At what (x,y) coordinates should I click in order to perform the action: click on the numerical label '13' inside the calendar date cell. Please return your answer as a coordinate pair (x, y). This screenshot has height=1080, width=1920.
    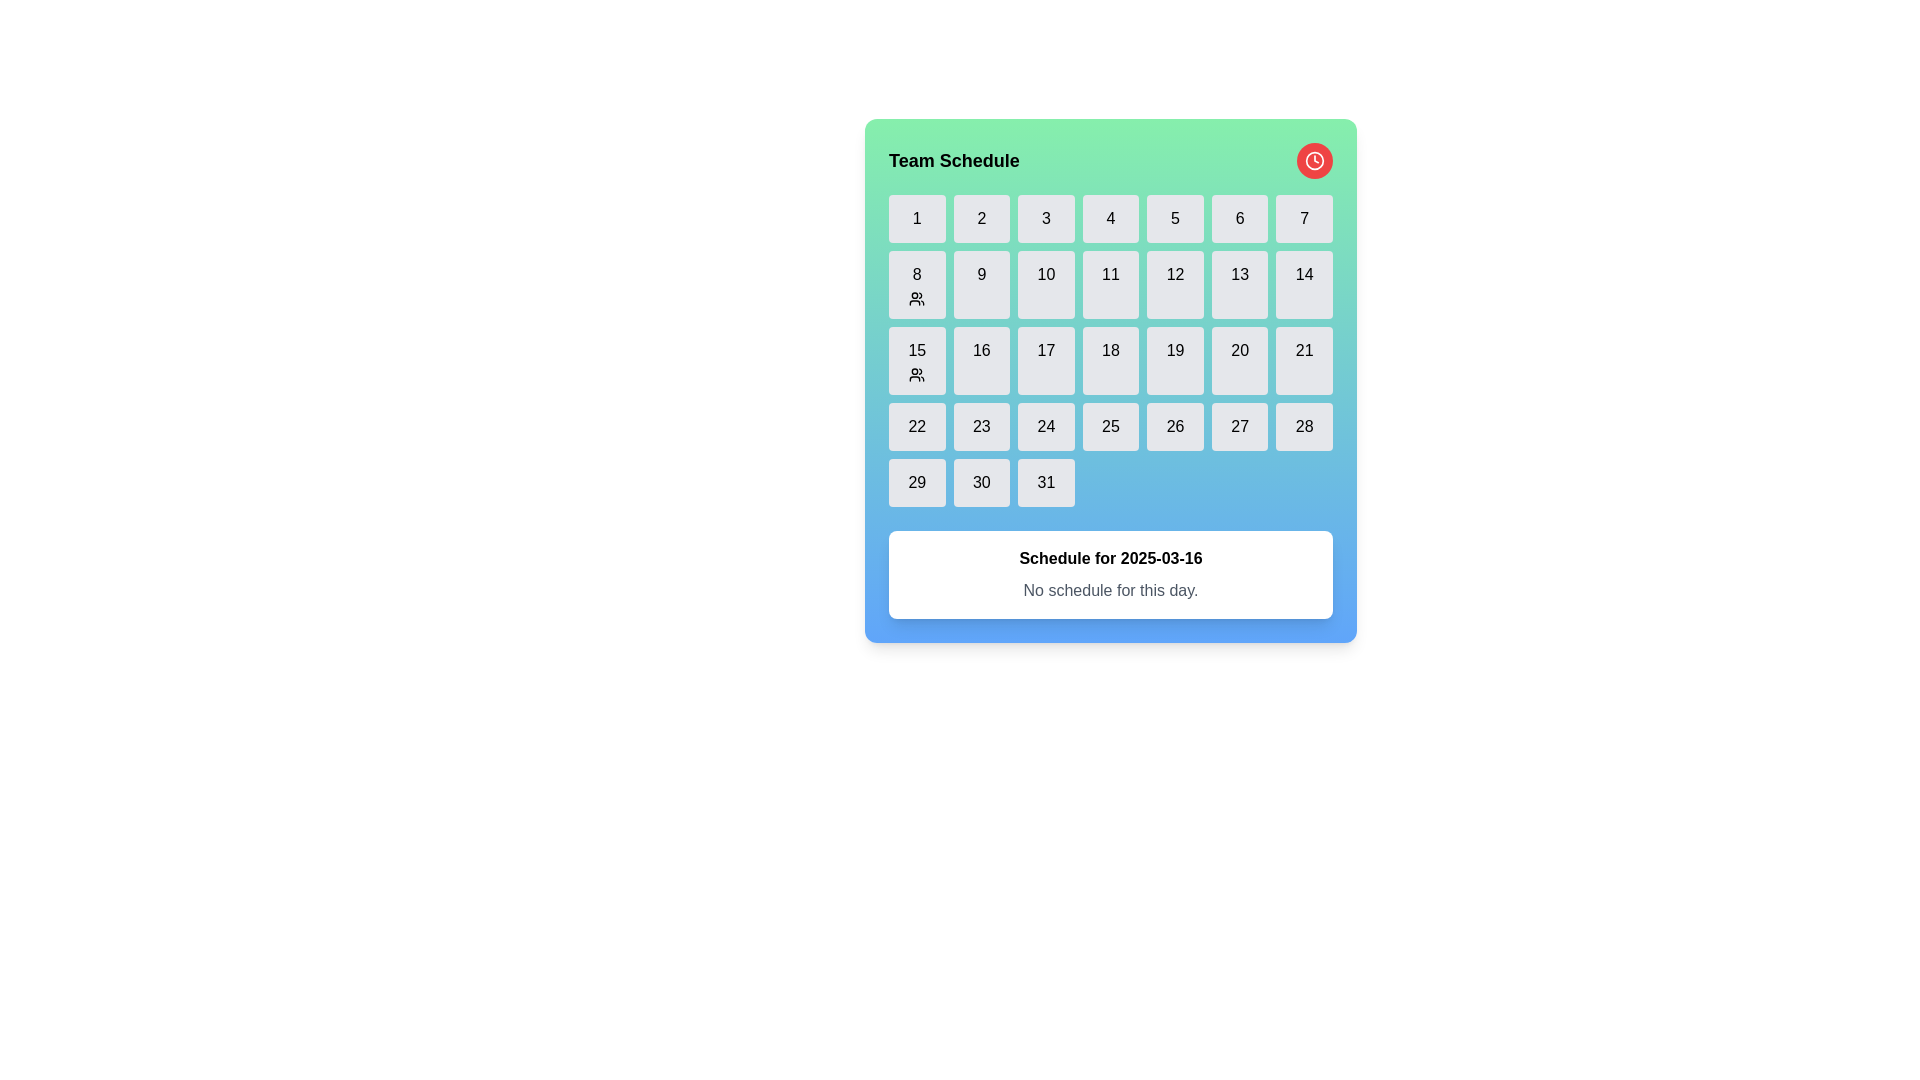
    Looking at the image, I should click on (1238, 274).